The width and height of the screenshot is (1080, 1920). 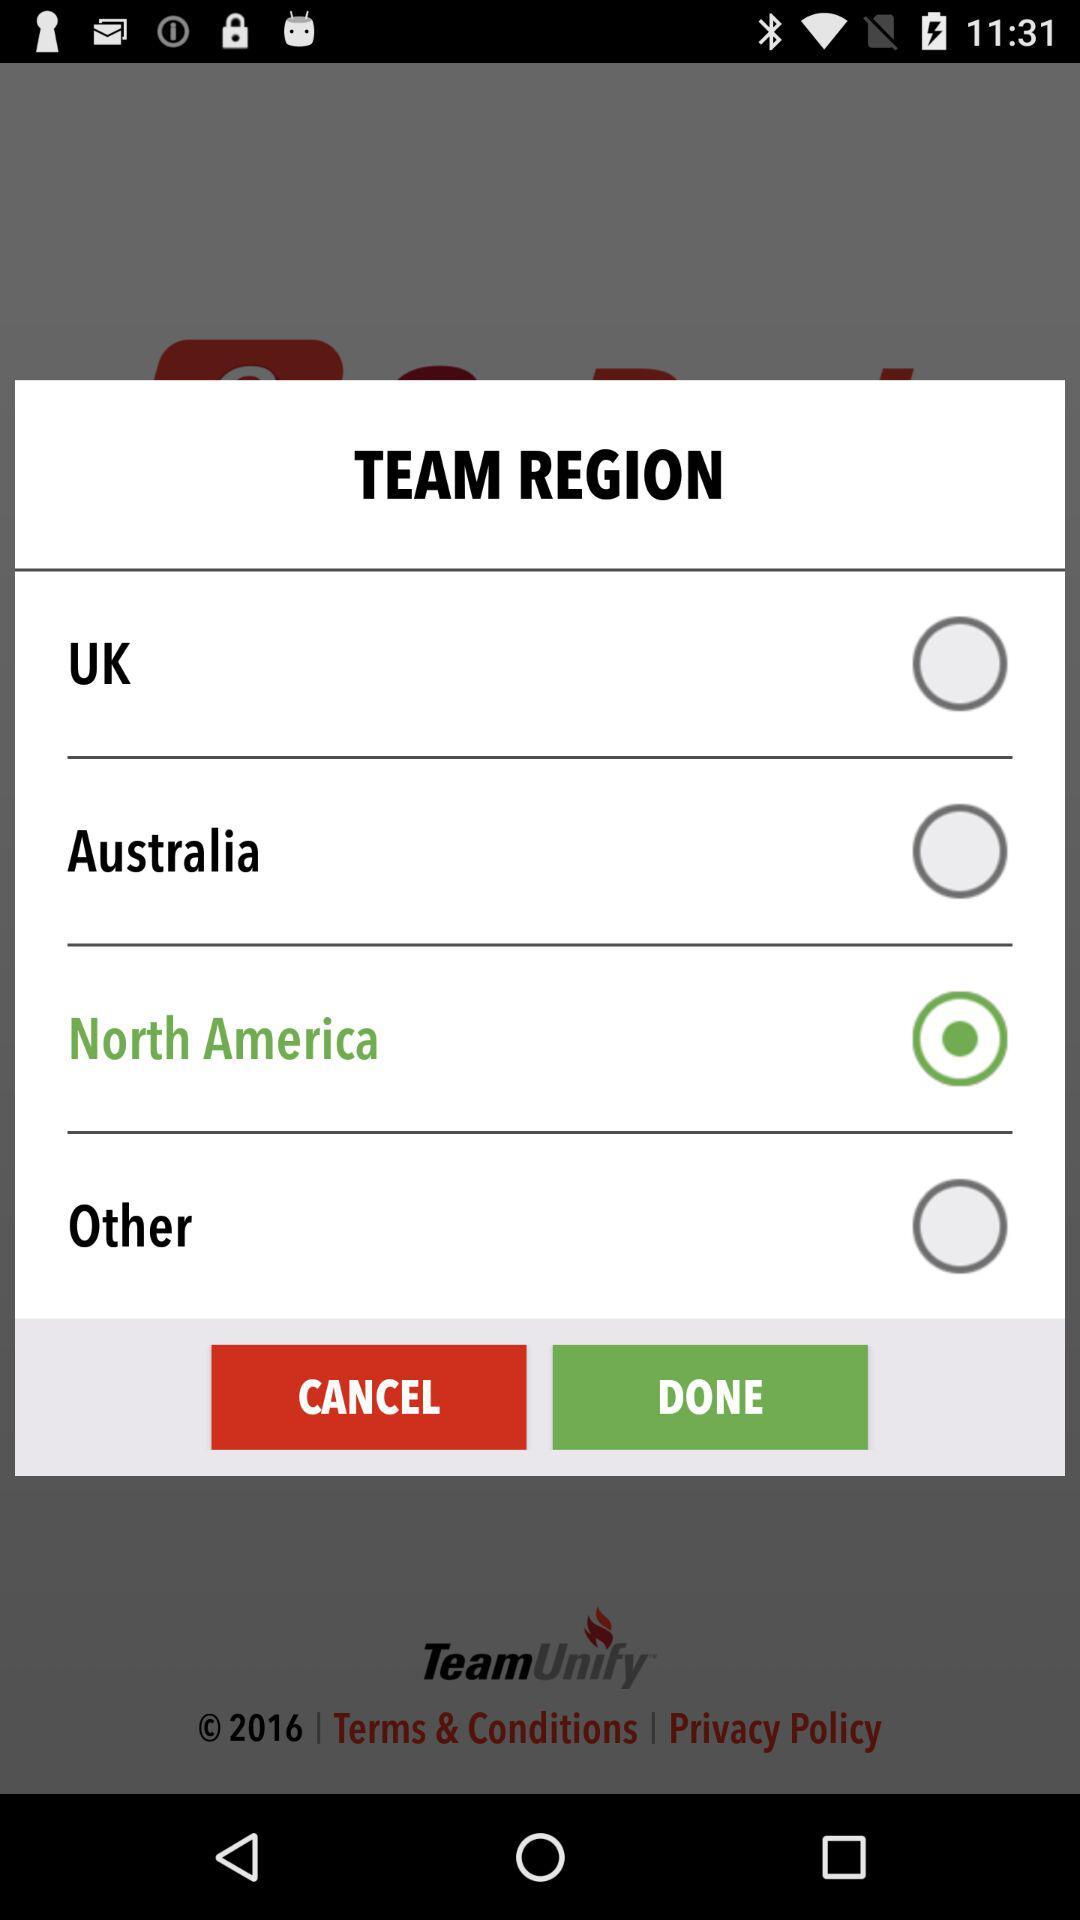 I want to click on icon to the left of the done item, so click(x=369, y=1396).